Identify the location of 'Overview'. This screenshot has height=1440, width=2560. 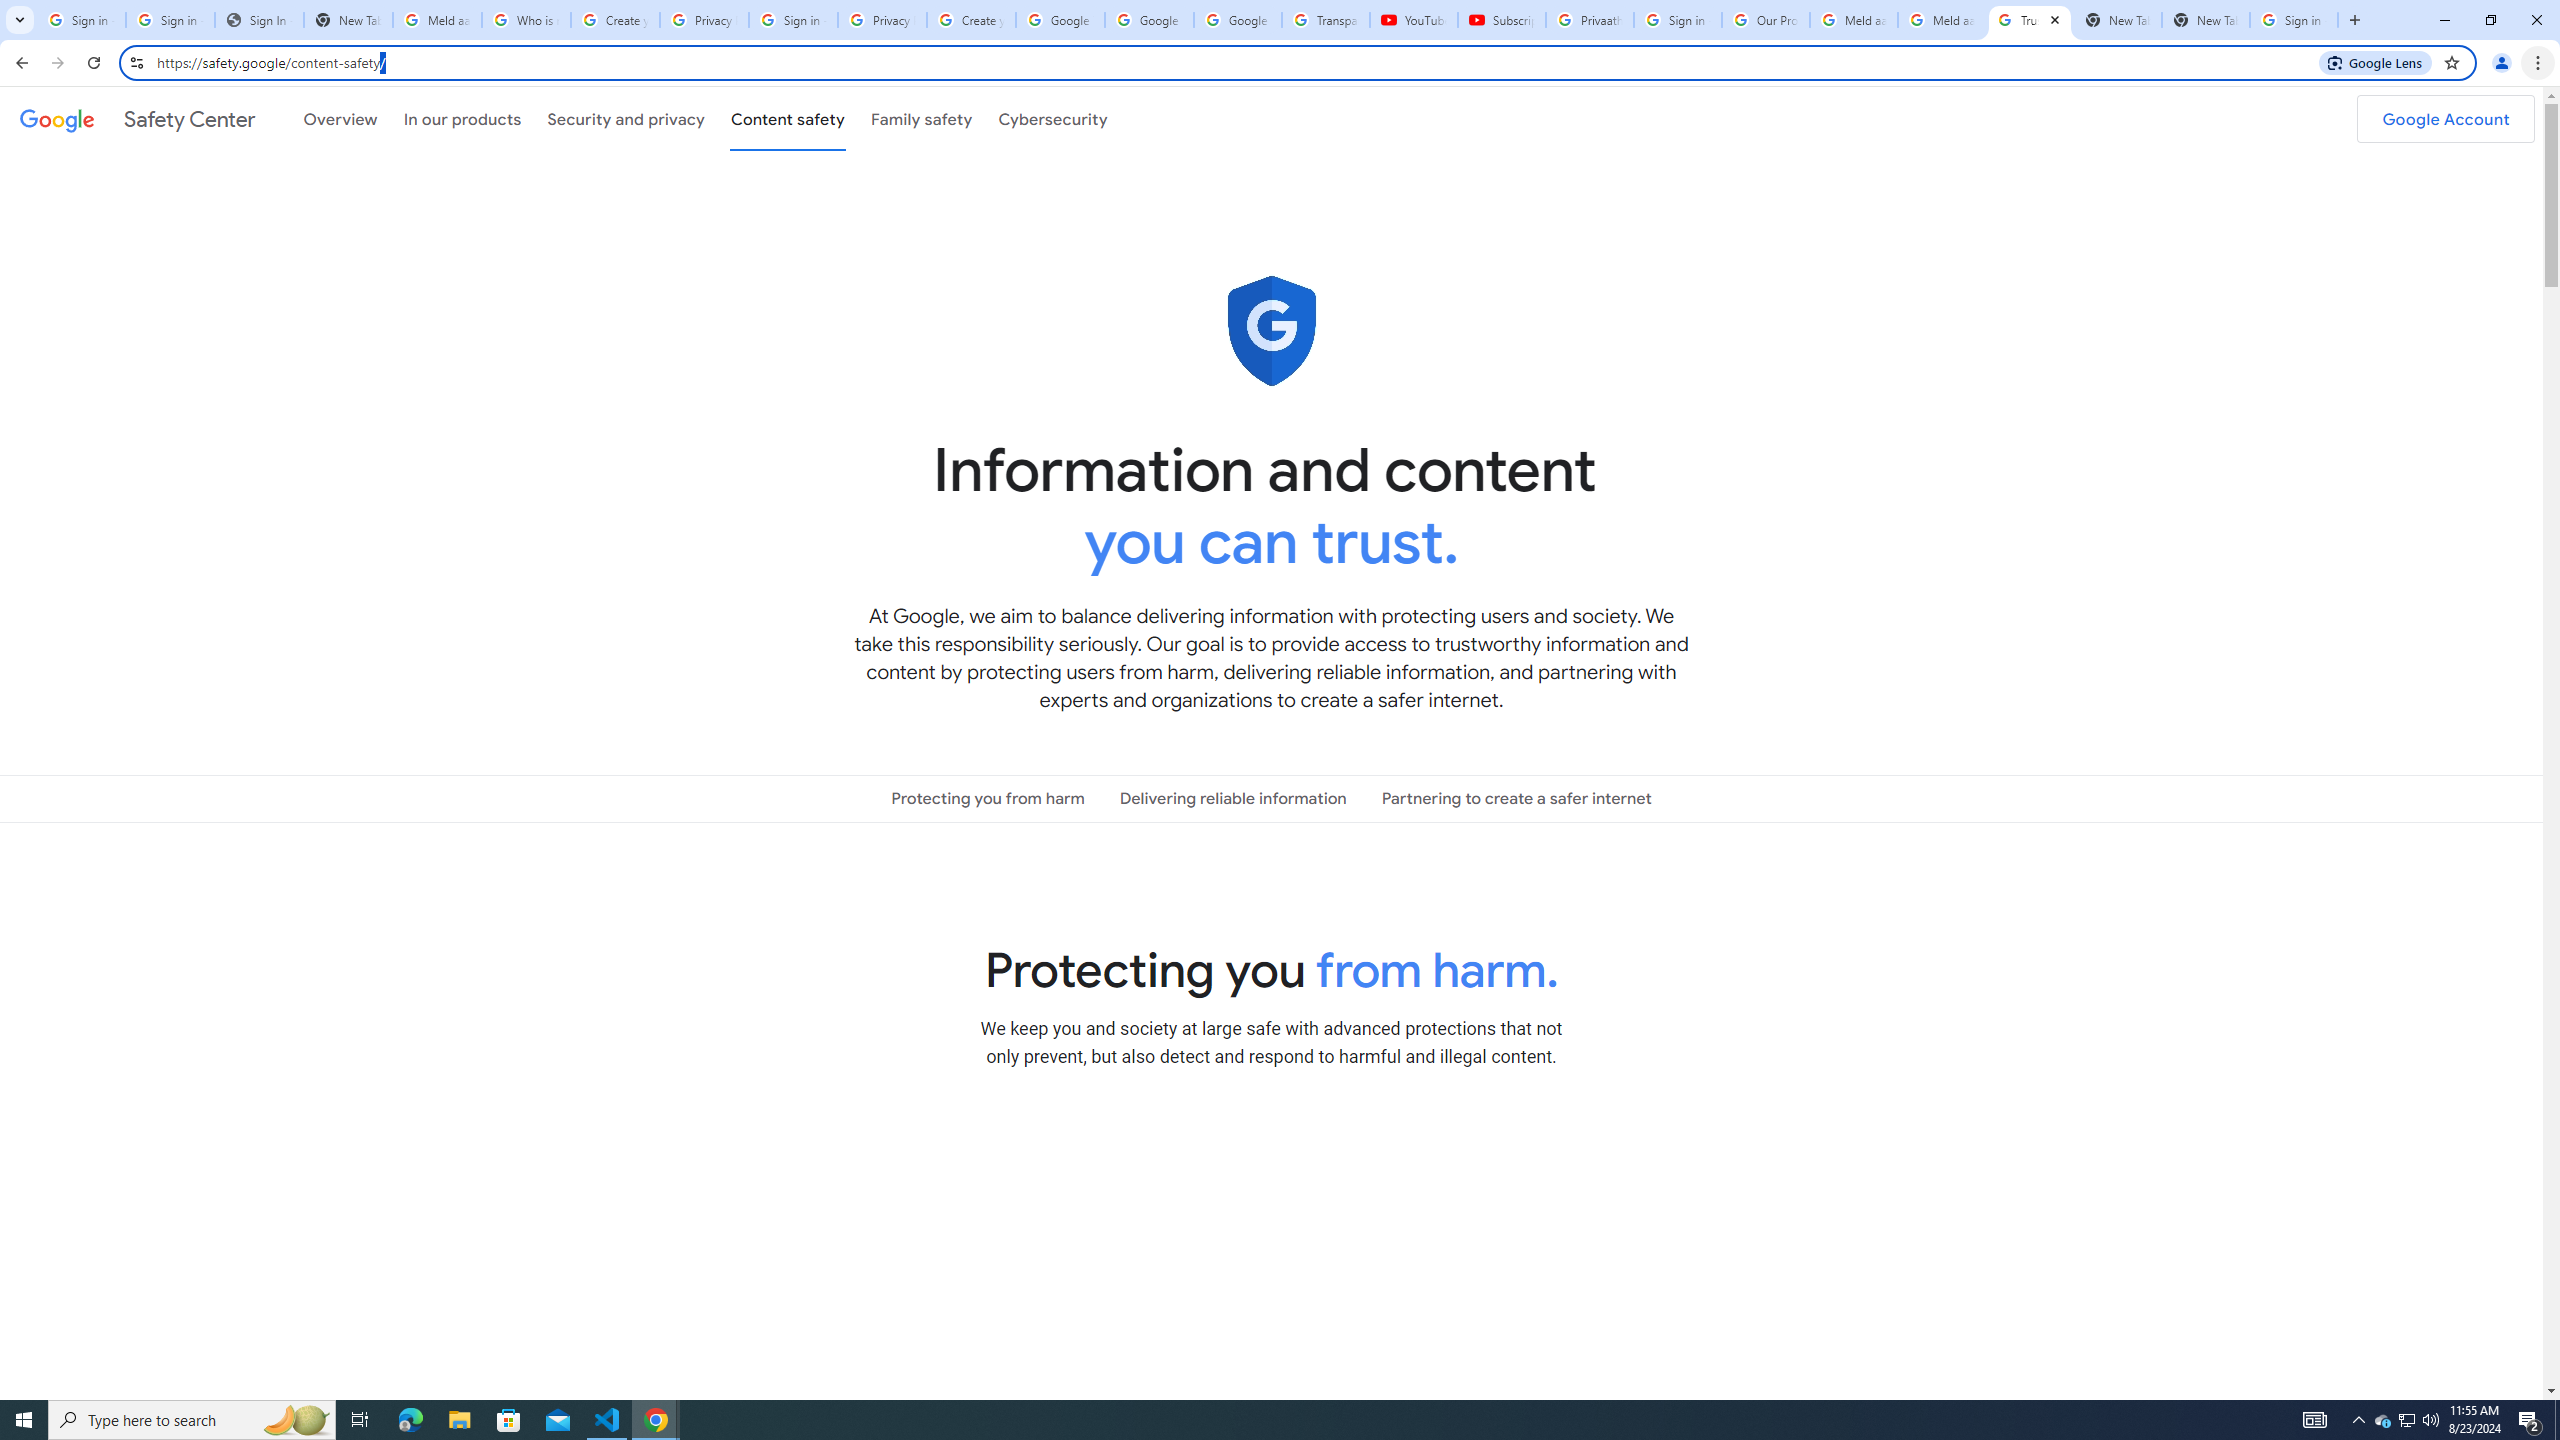
(339, 118).